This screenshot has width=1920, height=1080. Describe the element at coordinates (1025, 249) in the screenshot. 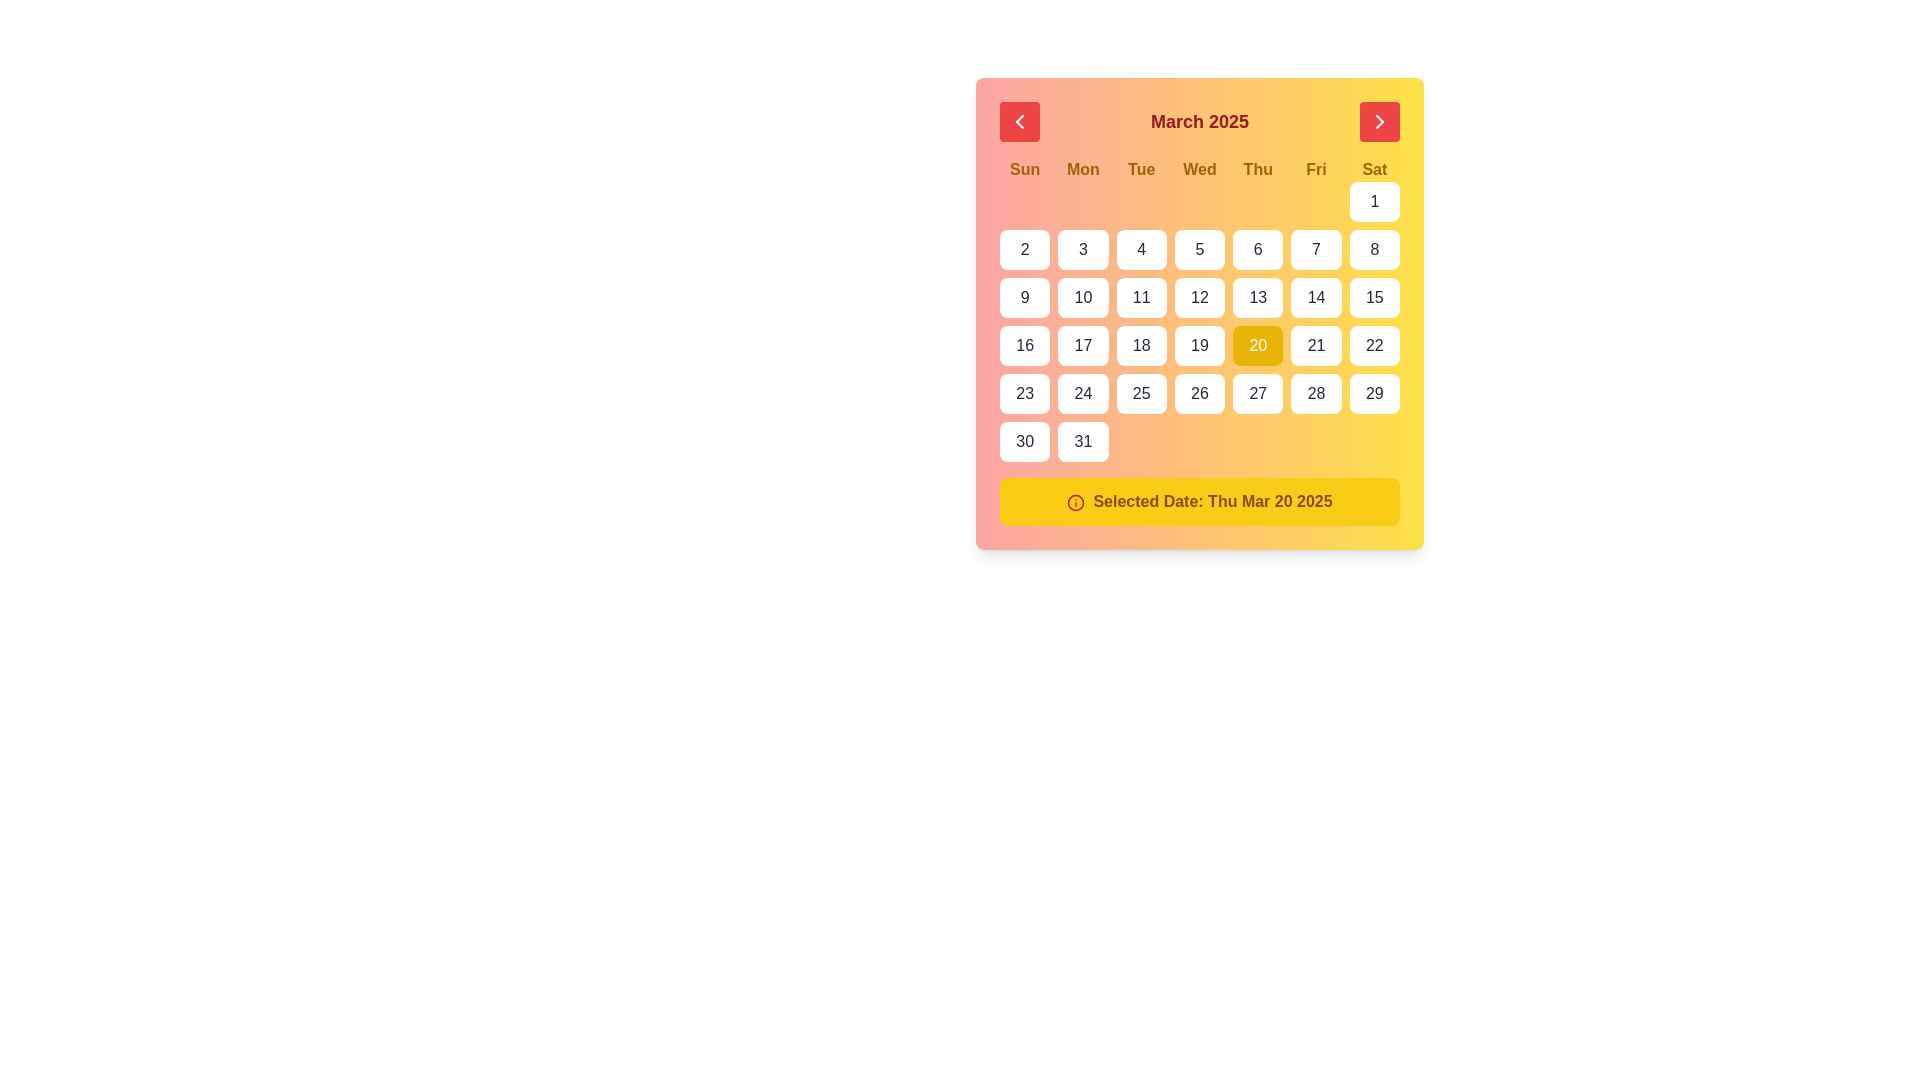

I see `the small rounded rectangular button with a white background and the number '2' centered inside it` at that location.